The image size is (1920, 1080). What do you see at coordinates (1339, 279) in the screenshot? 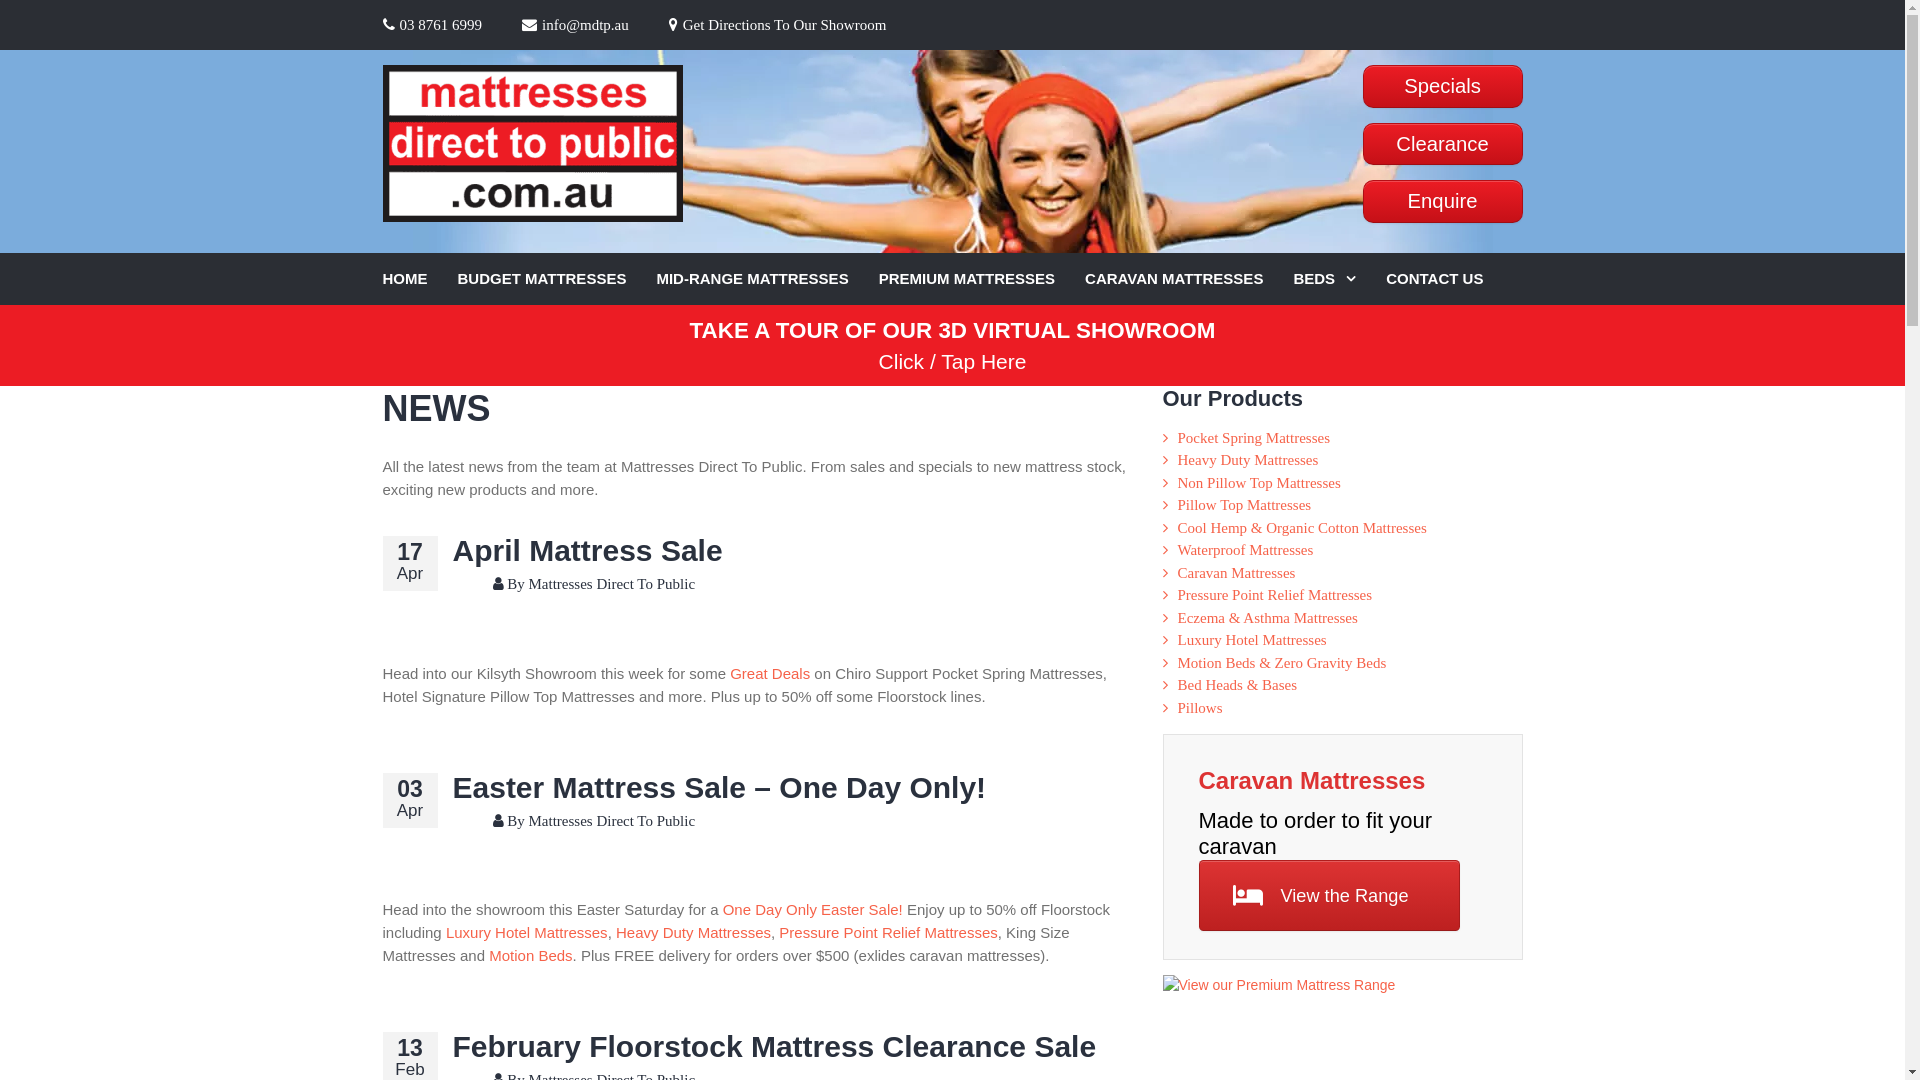
I see `'BEDS'` at bounding box center [1339, 279].